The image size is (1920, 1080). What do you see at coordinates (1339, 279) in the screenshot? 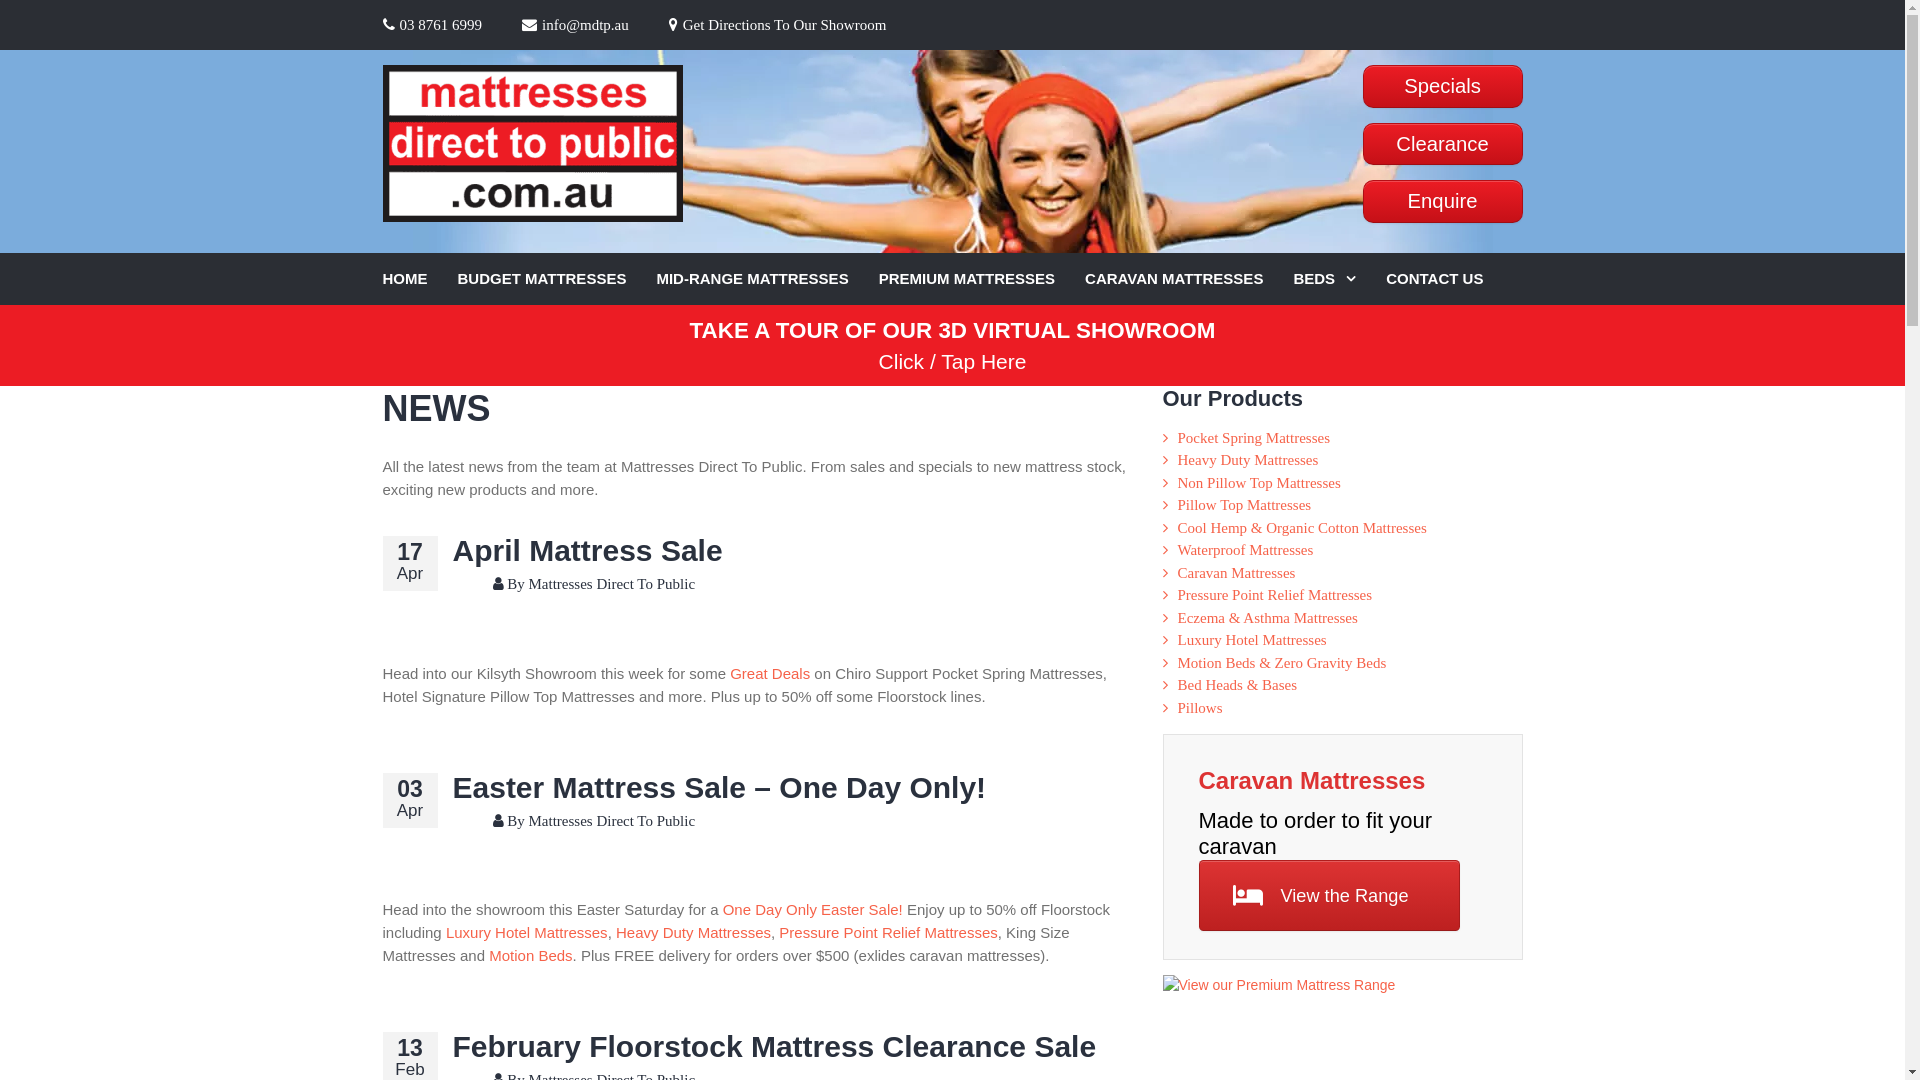
I see `'BEDS'` at bounding box center [1339, 279].